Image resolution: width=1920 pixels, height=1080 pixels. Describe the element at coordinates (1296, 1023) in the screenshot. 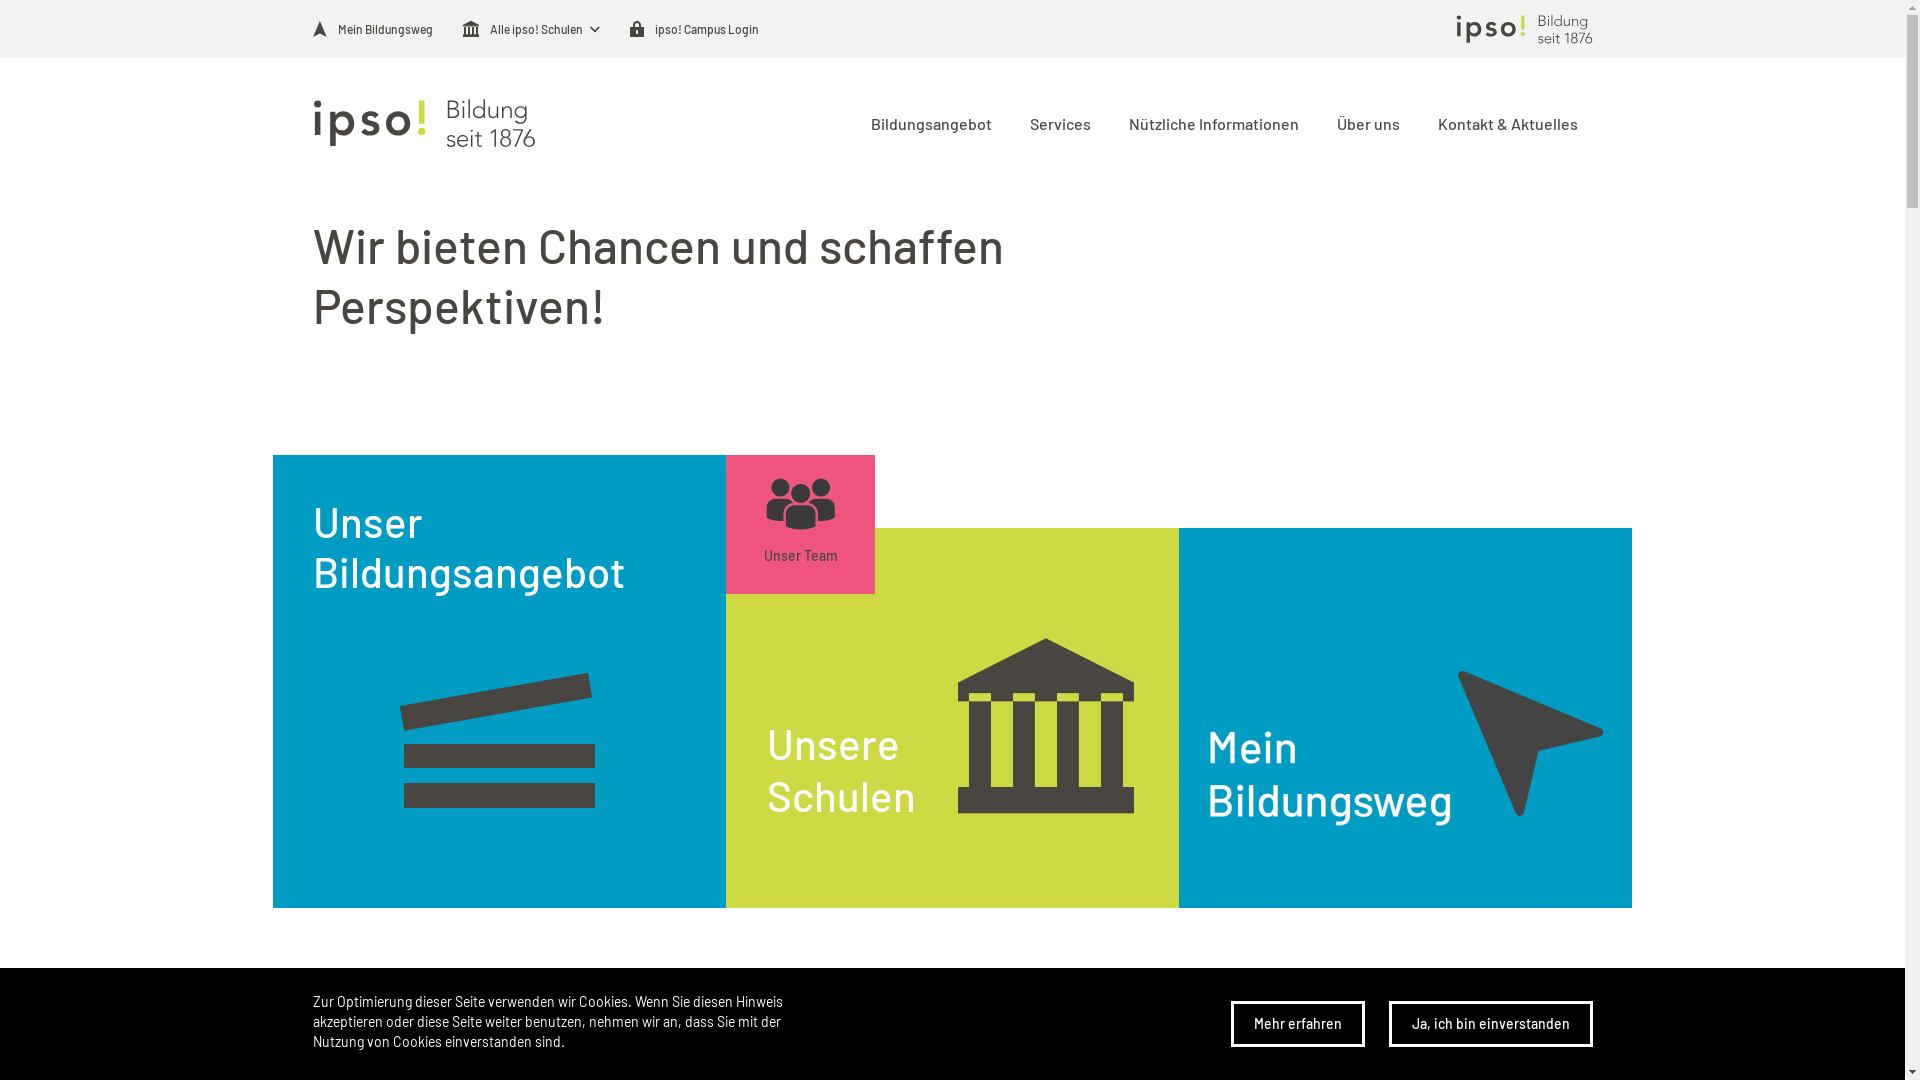

I see `'Mehr erfahren'` at that location.